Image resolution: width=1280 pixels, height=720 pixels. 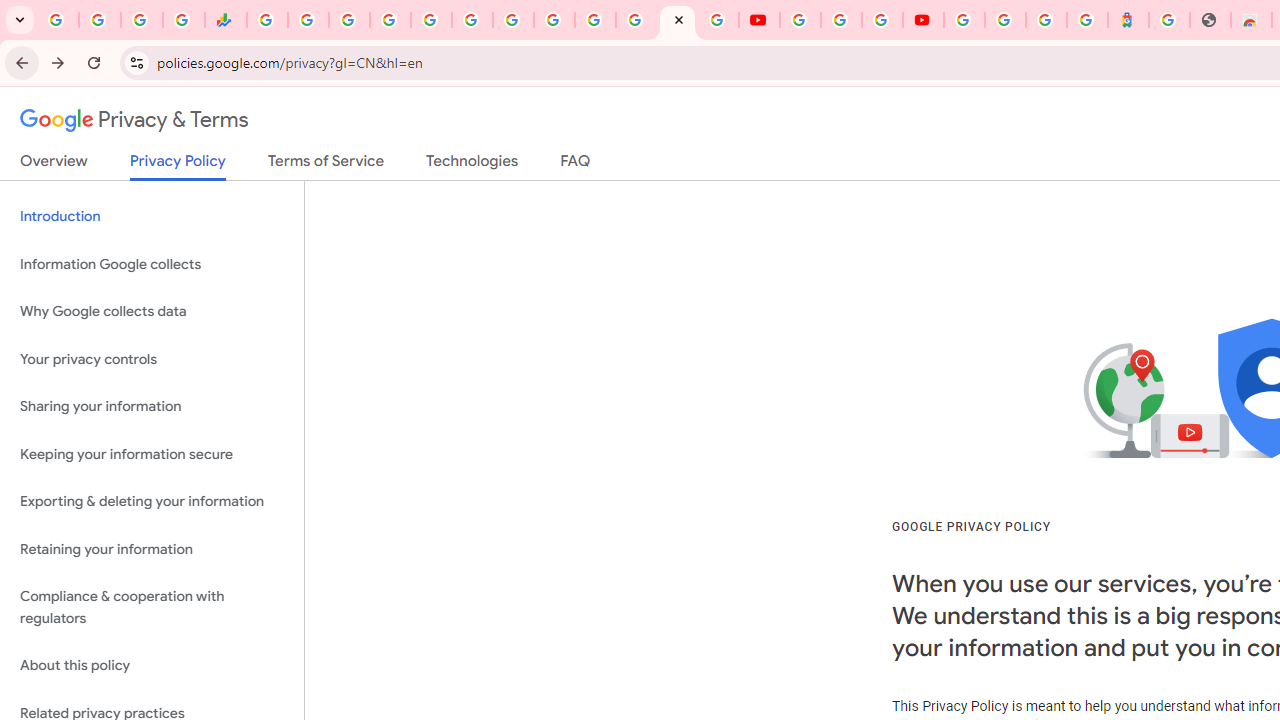 What do you see at coordinates (58, 20) in the screenshot?
I see `'Google Workspace Admin Community'` at bounding box center [58, 20].